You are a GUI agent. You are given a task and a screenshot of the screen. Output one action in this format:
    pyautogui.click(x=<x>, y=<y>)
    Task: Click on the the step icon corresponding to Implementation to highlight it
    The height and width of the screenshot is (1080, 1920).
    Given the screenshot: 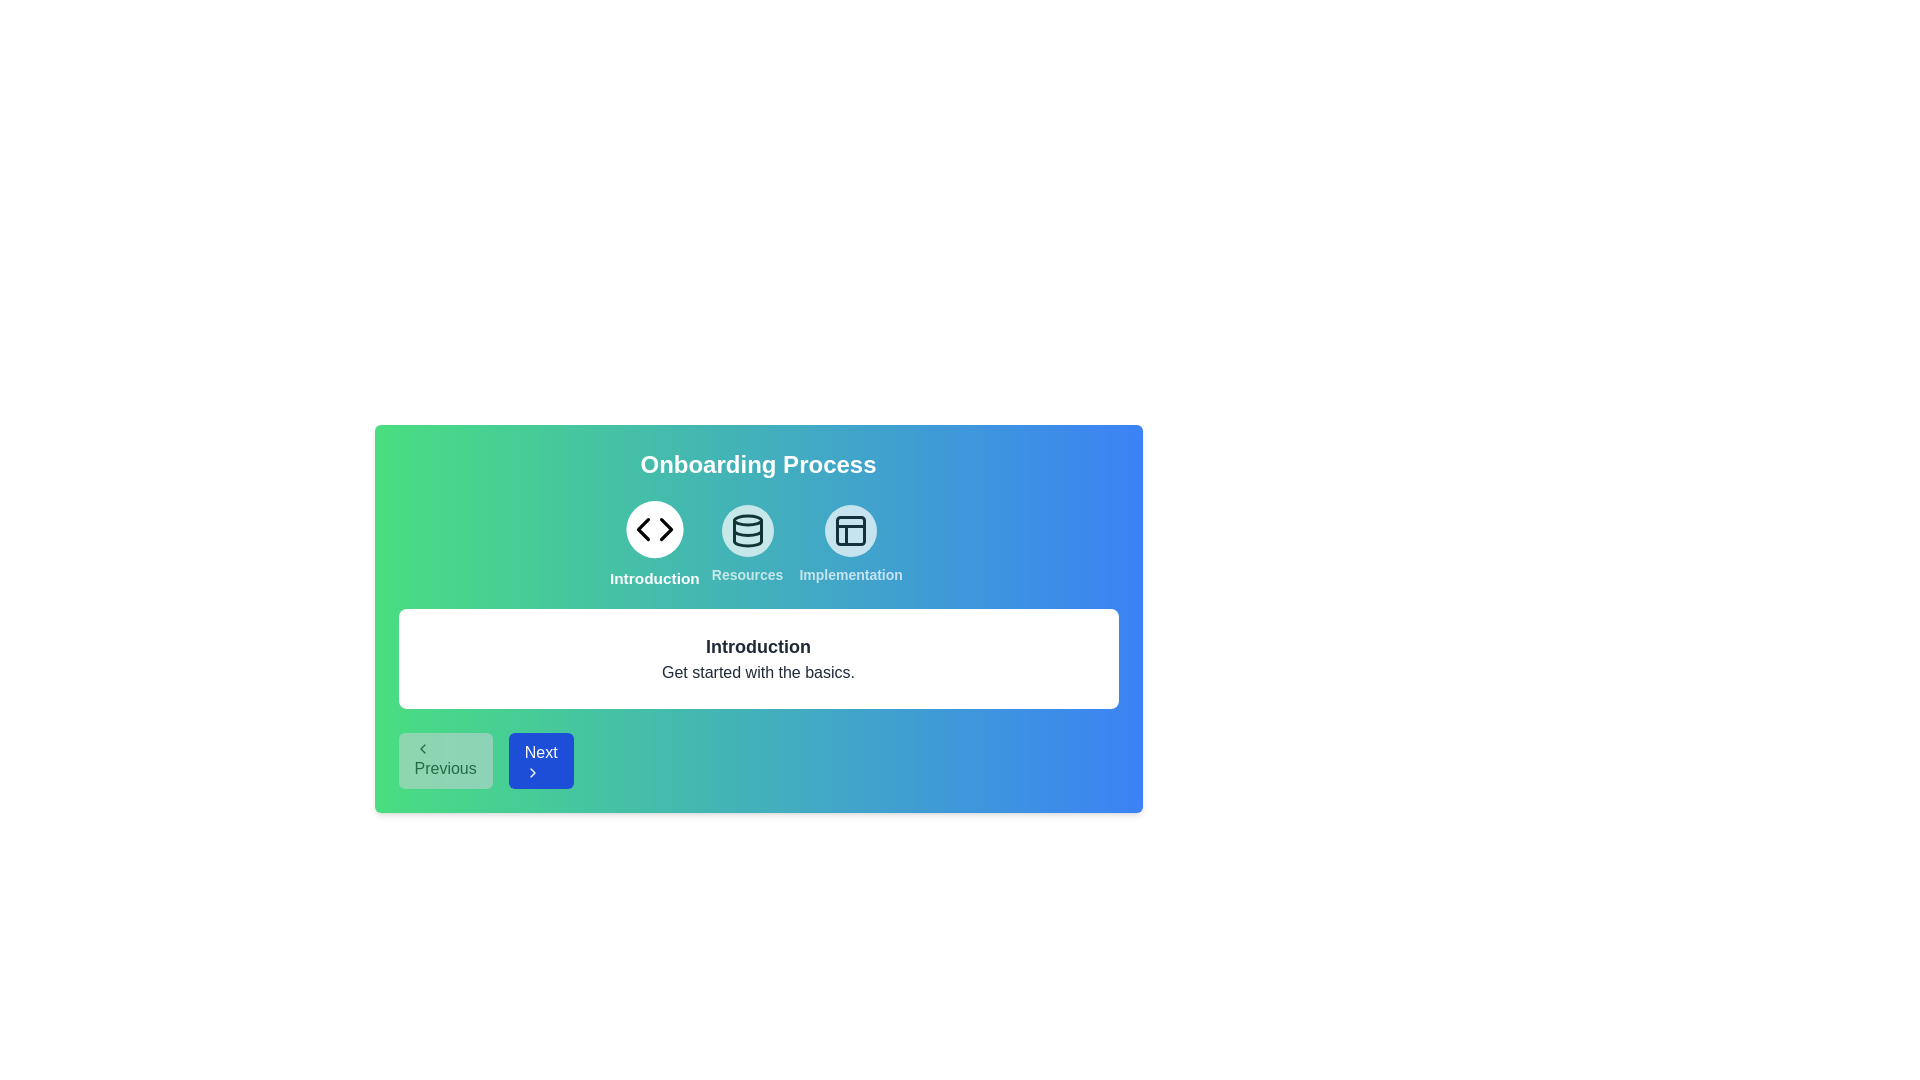 What is the action you would take?
    pyautogui.click(x=851, y=544)
    